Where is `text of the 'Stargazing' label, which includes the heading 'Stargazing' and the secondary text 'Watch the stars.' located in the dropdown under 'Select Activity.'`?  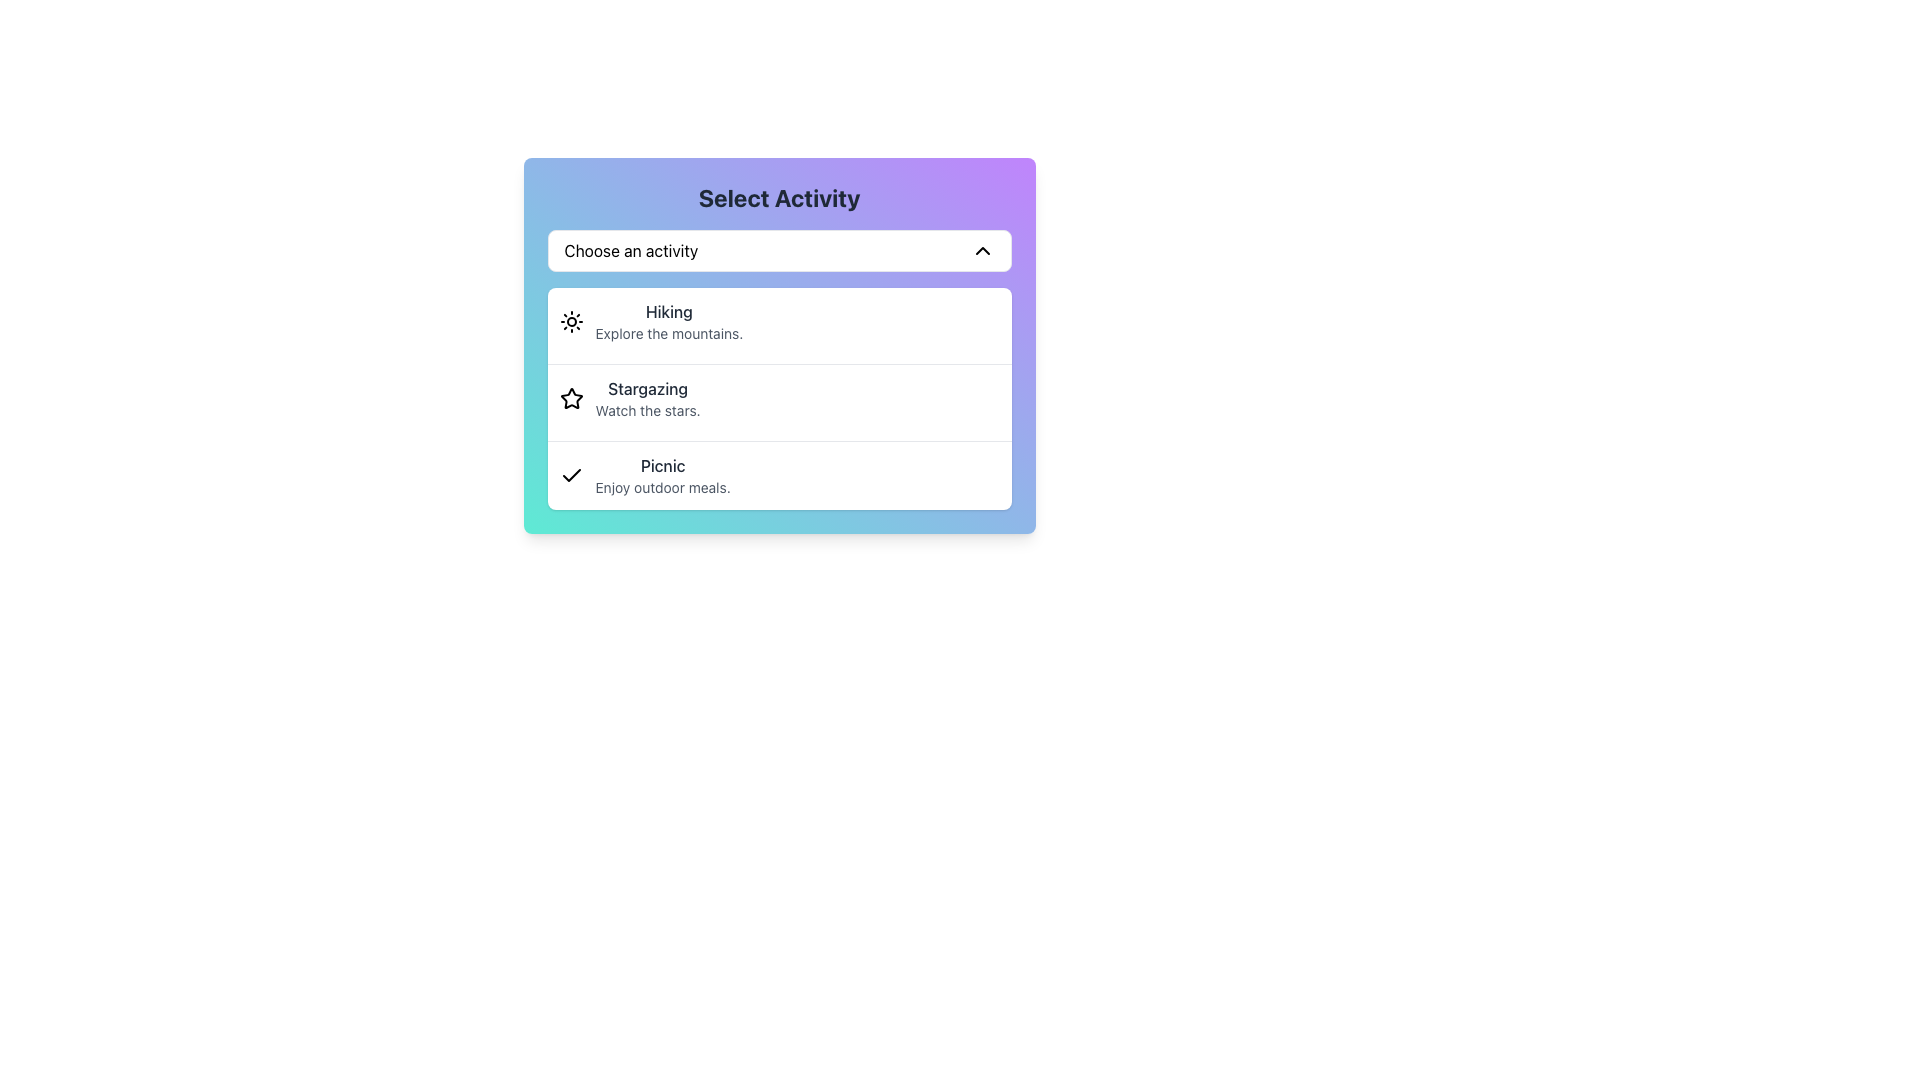 text of the 'Stargazing' label, which includes the heading 'Stargazing' and the secondary text 'Watch the stars.' located in the dropdown under 'Select Activity.' is located at coordinates (648, 398).